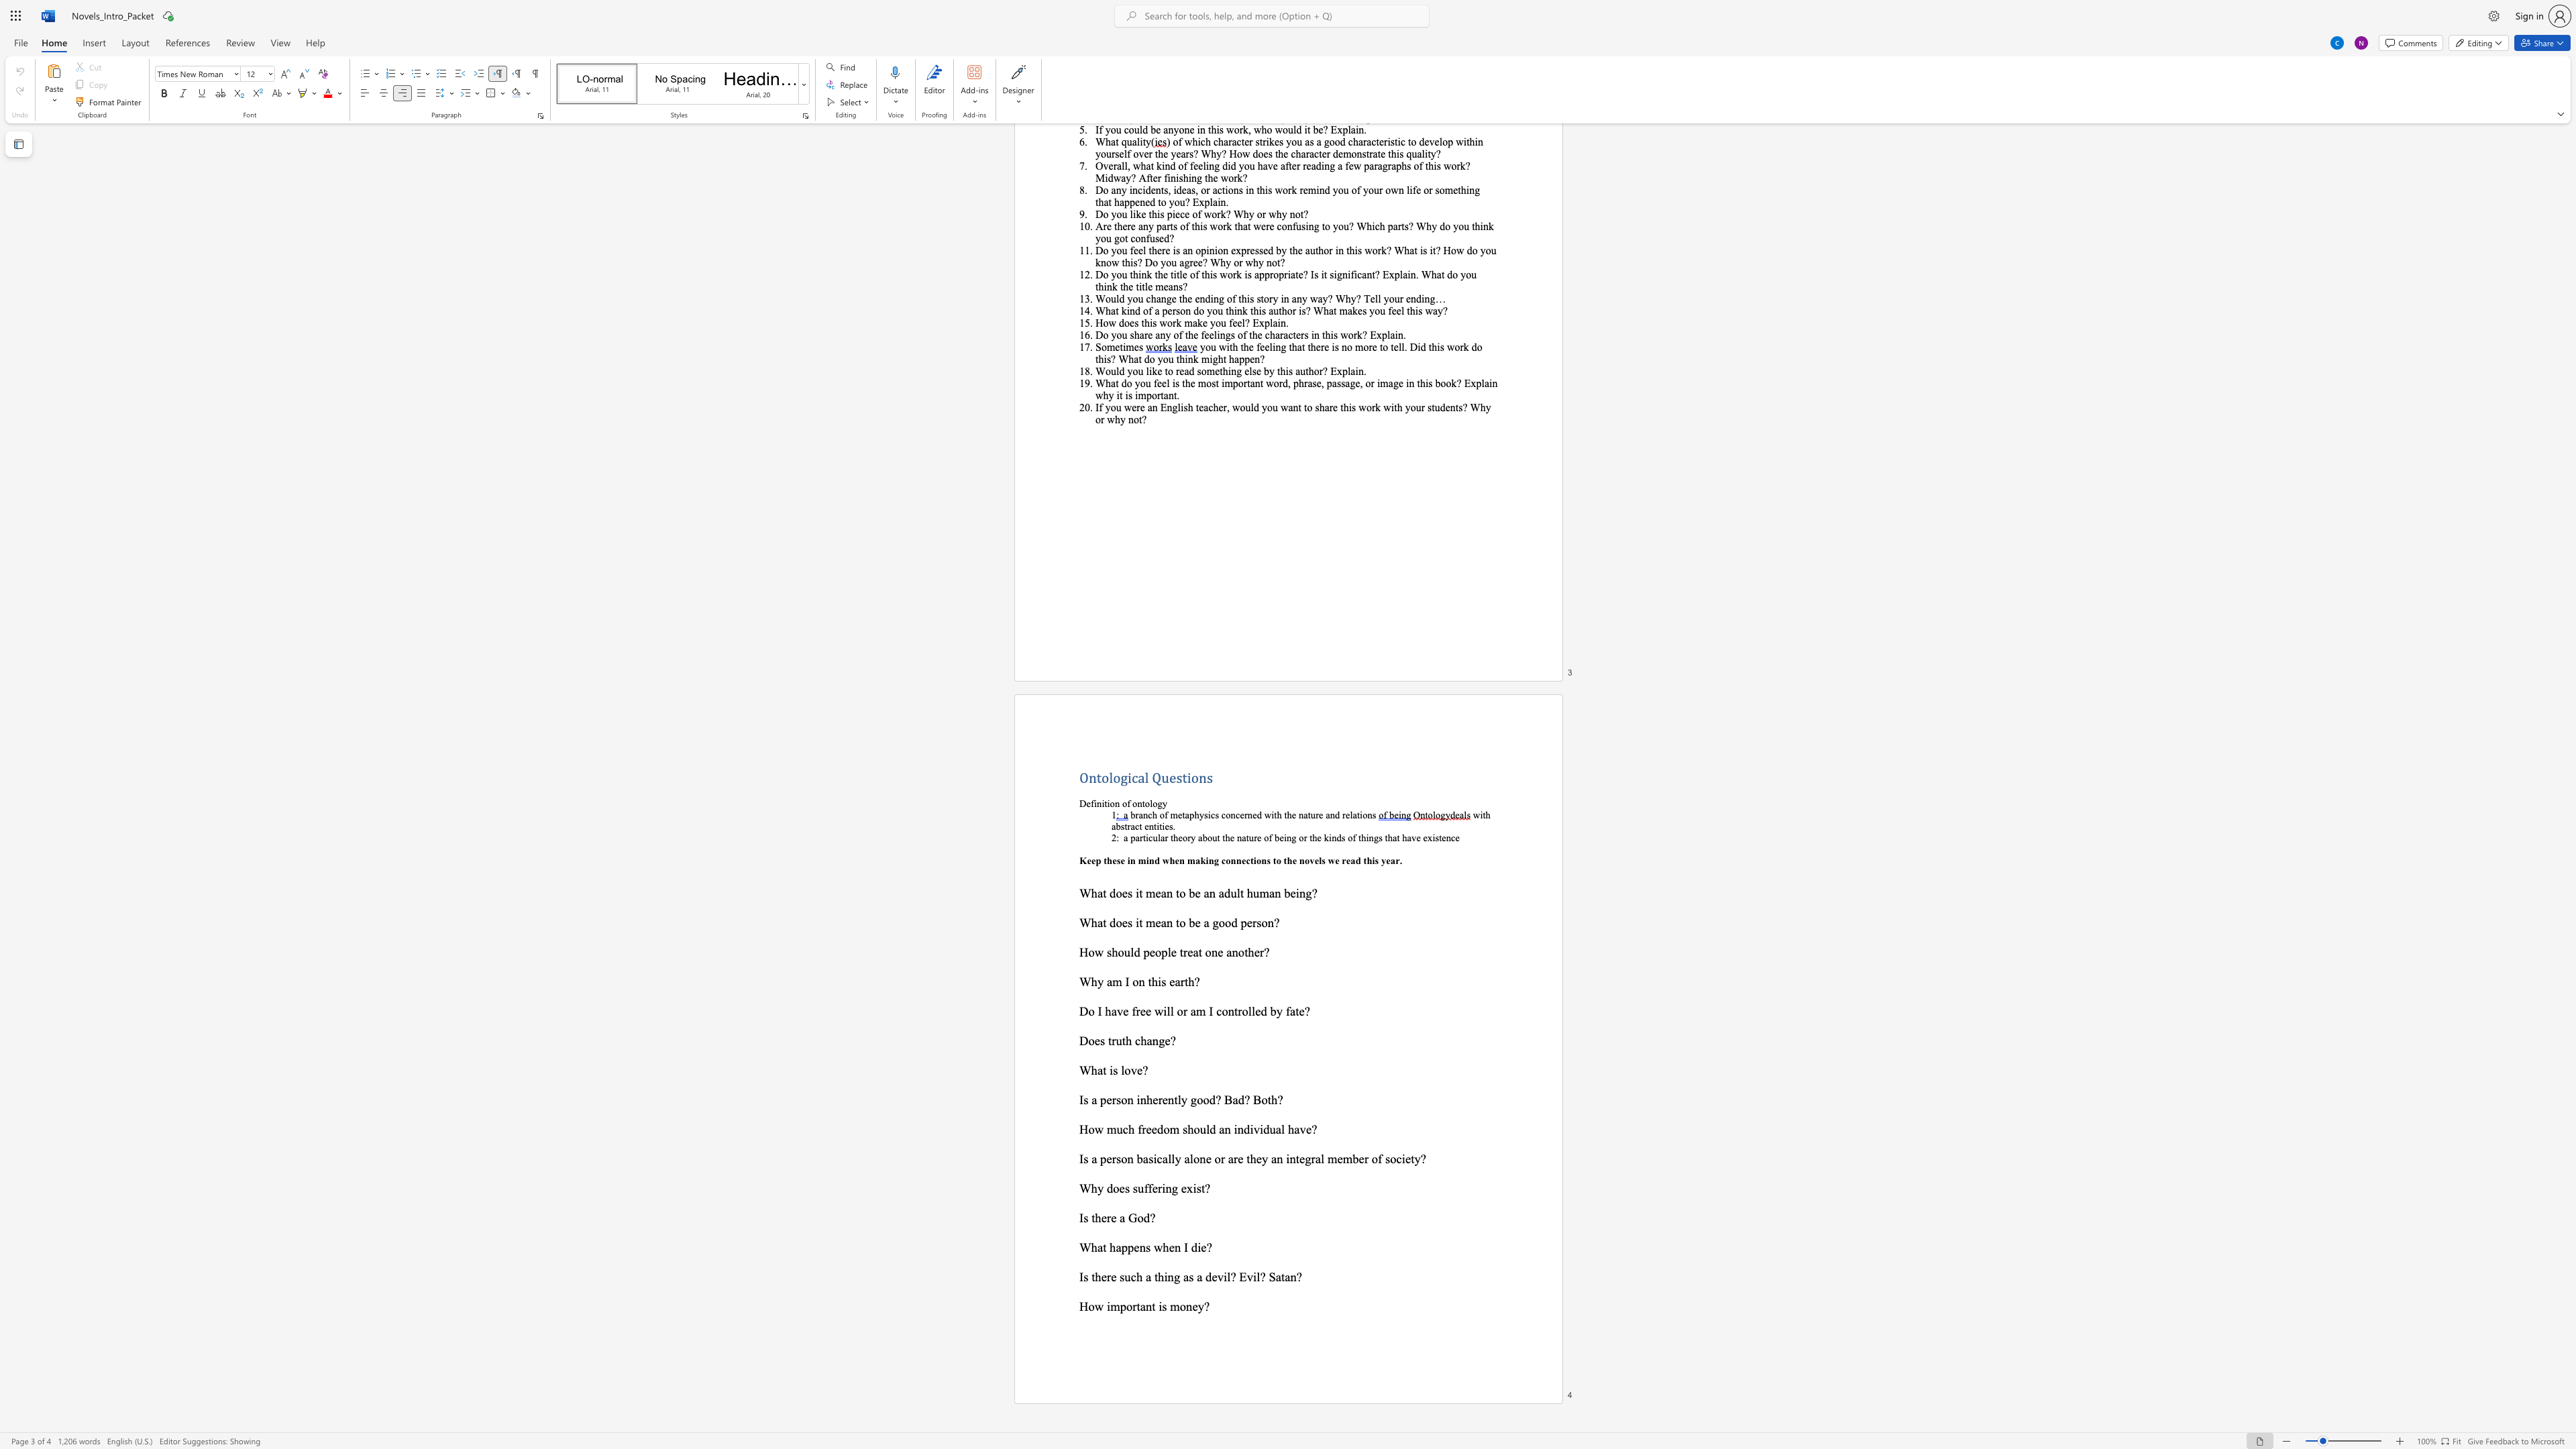 This screenshot has width=2576, height=1449. I want to click on the subset text "ctions to the novels we read this ye" within the text "Keep these in mind when making connections to the novels we read this year.", so click(1245, 859).